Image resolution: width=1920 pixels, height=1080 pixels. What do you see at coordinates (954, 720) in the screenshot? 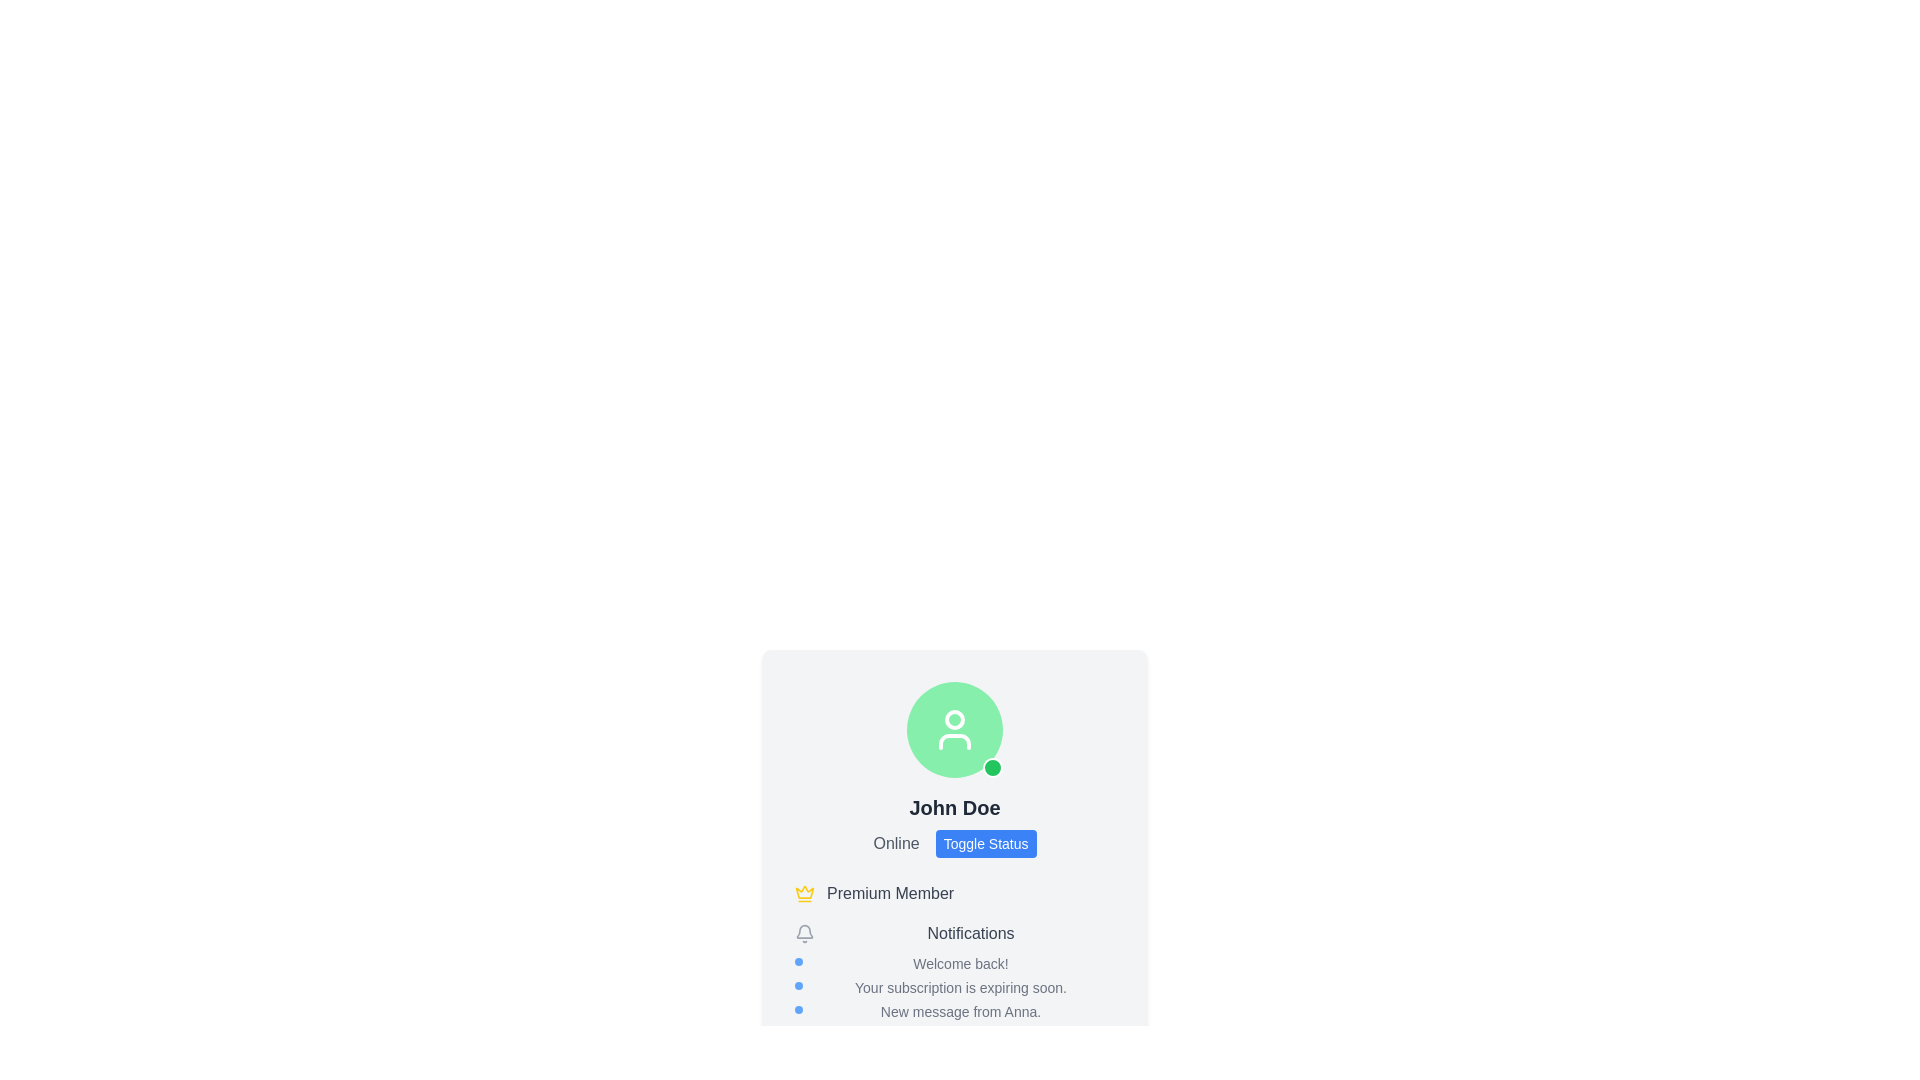
I see `the SVG Circle located at the top-center of the green round background in the interface` at bounding box center [954, 720].